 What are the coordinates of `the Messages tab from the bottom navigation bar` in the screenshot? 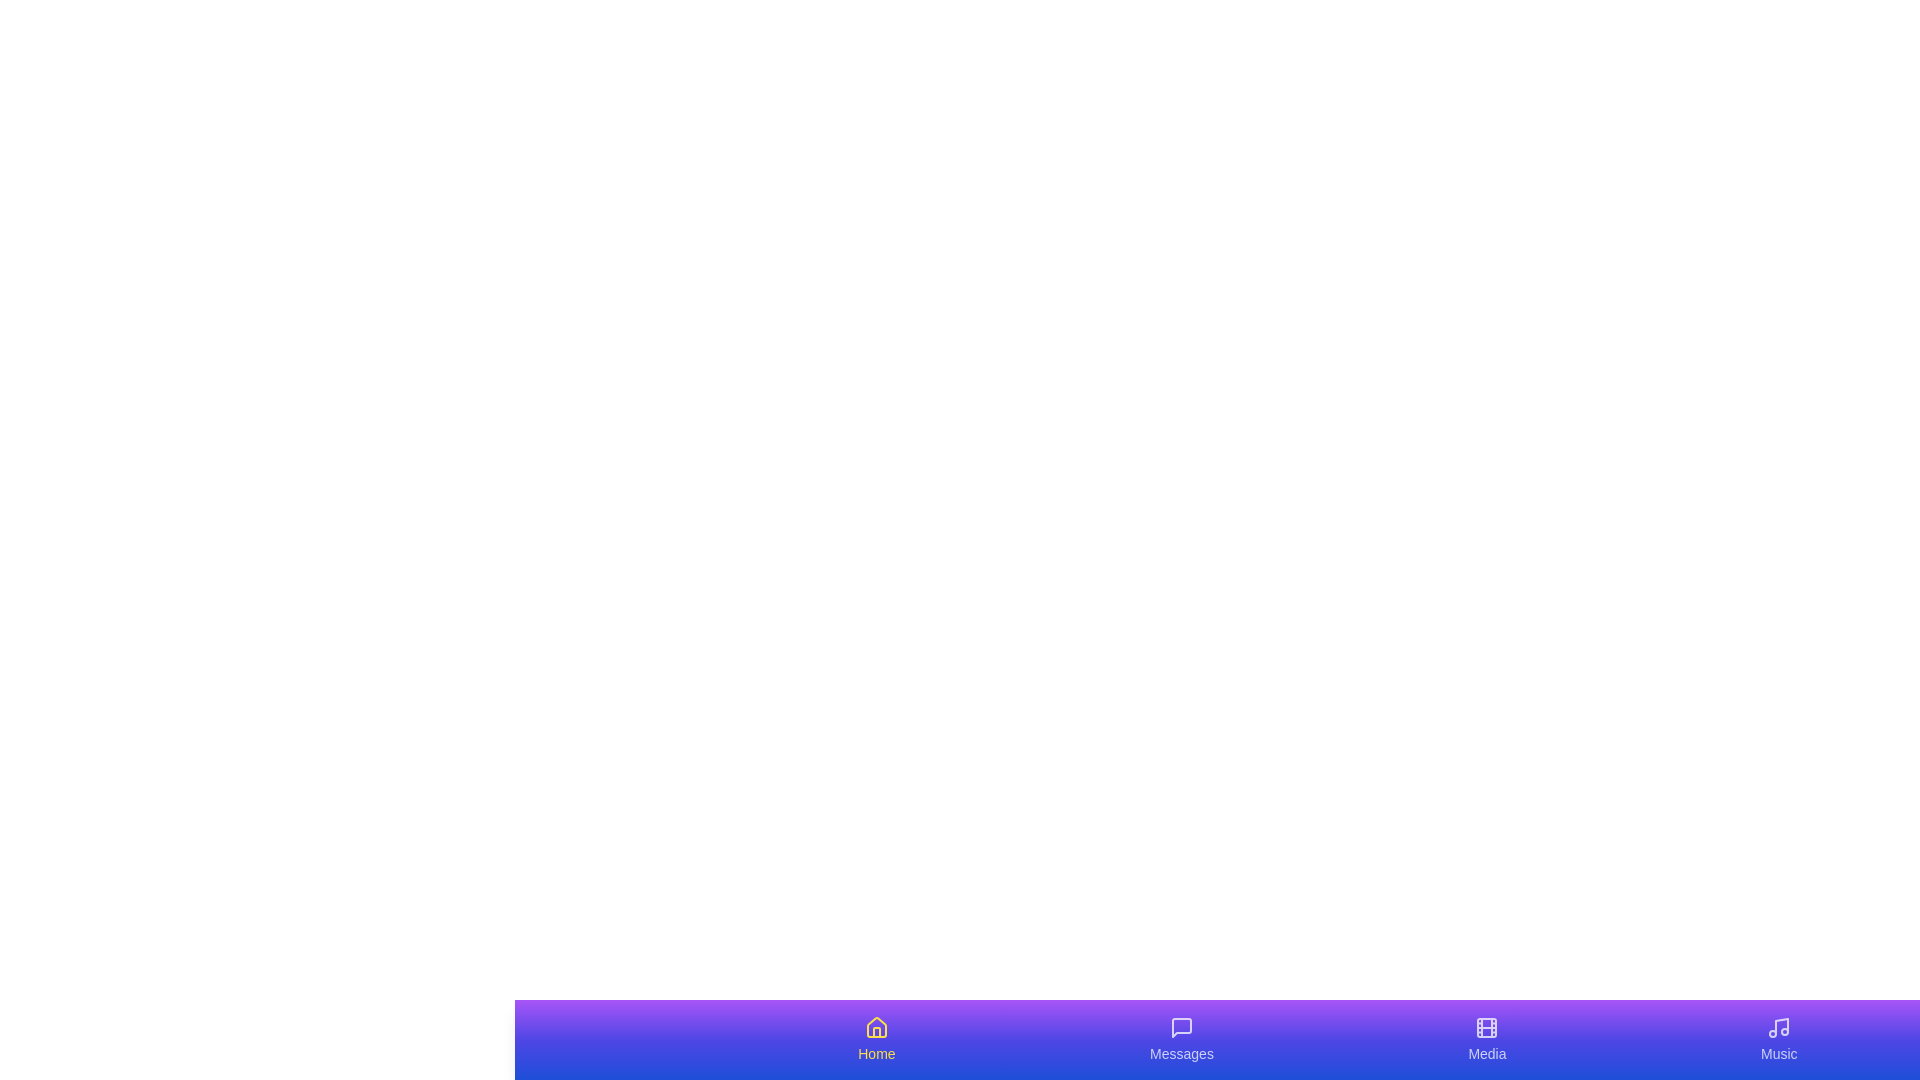 It's located at (1181, 1039).